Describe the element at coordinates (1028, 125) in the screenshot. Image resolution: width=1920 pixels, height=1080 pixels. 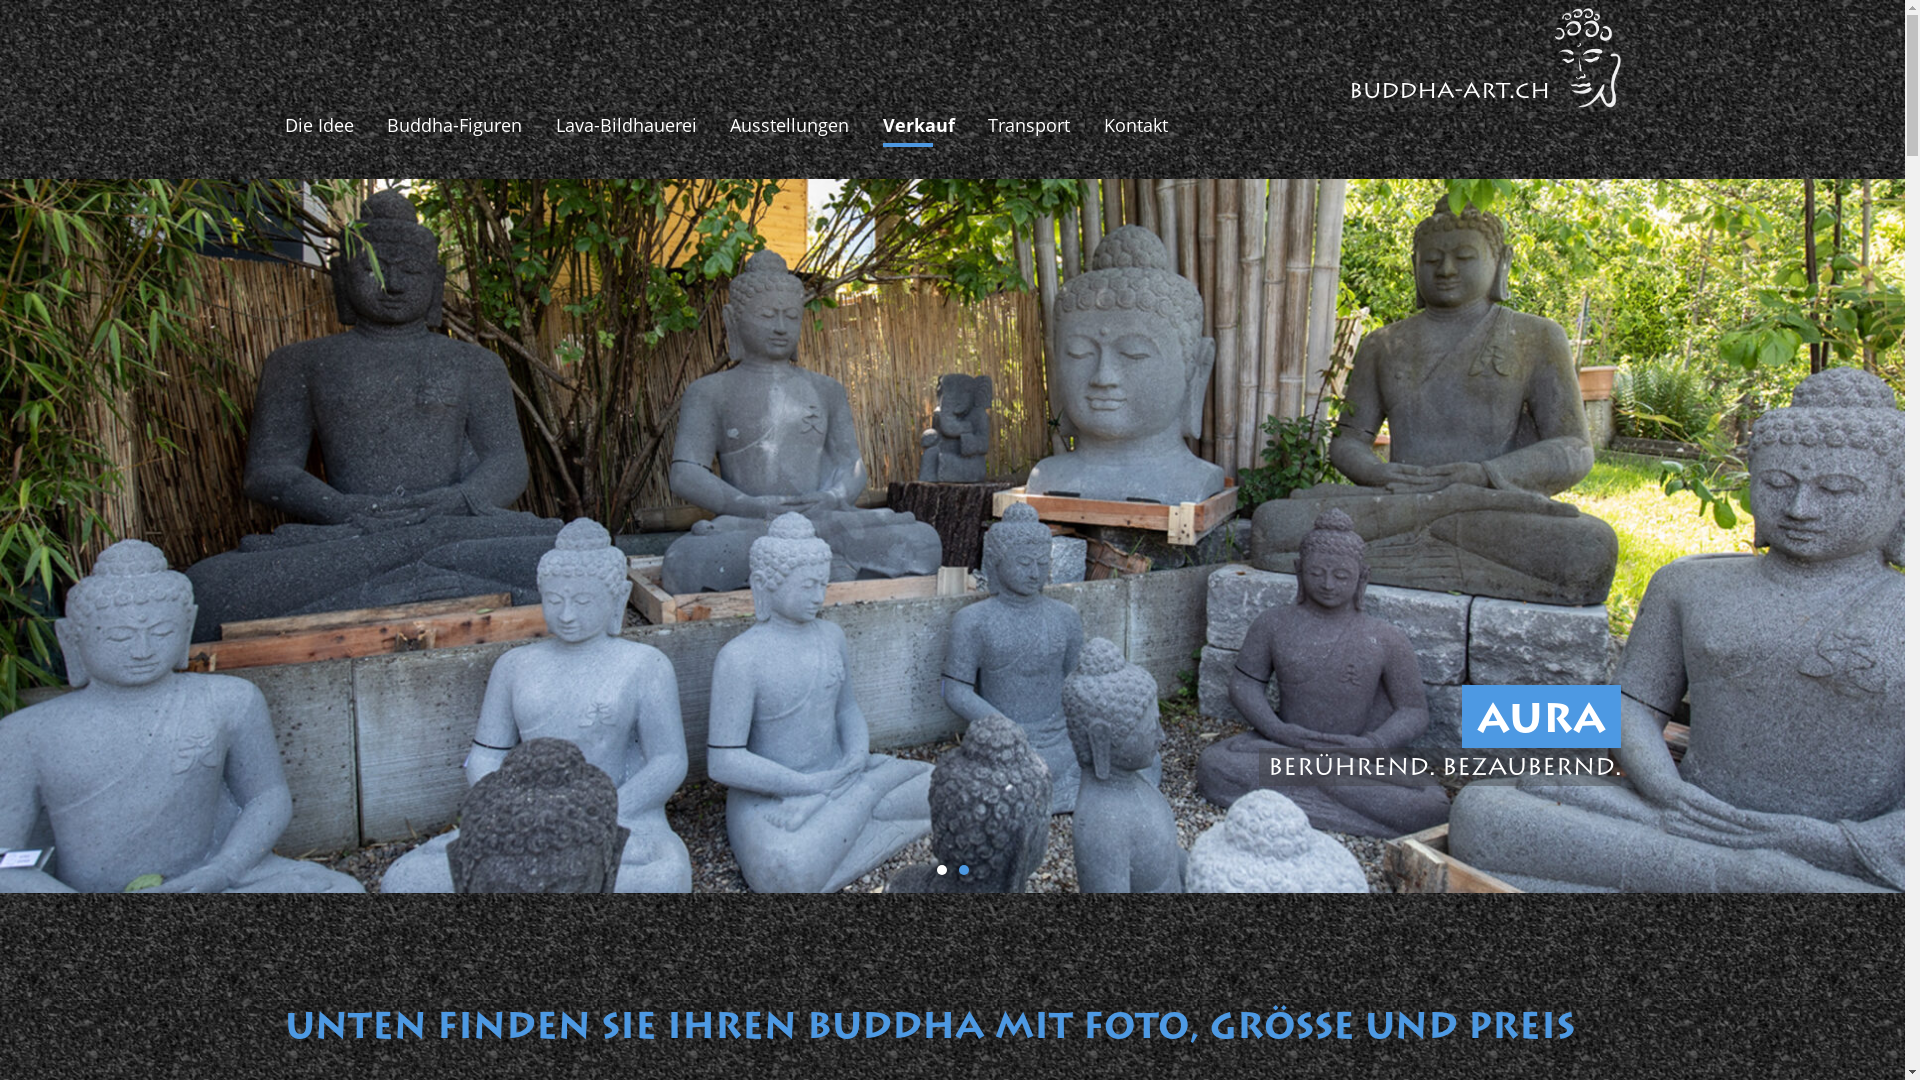
I see `'Transport'` at that location.